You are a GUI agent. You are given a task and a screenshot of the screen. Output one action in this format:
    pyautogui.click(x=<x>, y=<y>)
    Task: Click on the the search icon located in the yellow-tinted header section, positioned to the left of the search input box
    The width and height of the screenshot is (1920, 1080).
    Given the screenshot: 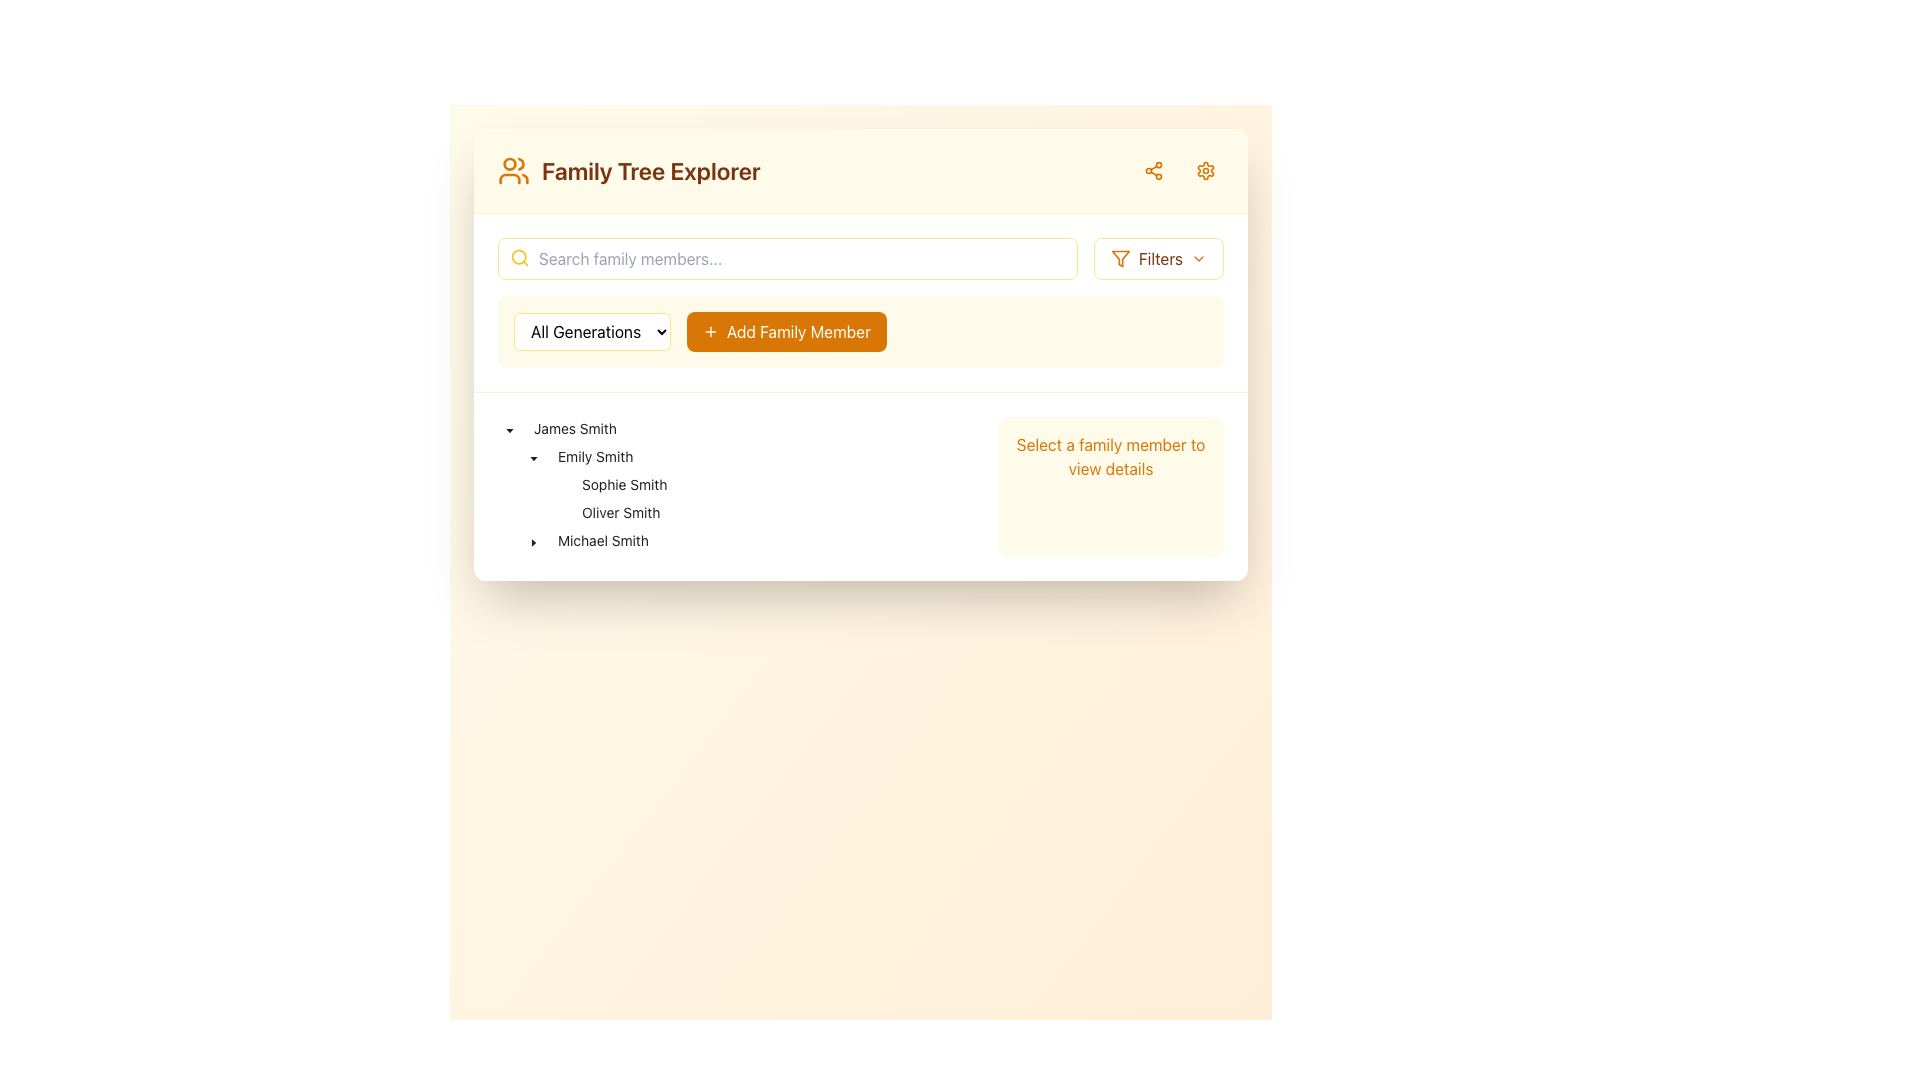 What is the action you would take?
    pyautogui.click(x=519, y=257)
    